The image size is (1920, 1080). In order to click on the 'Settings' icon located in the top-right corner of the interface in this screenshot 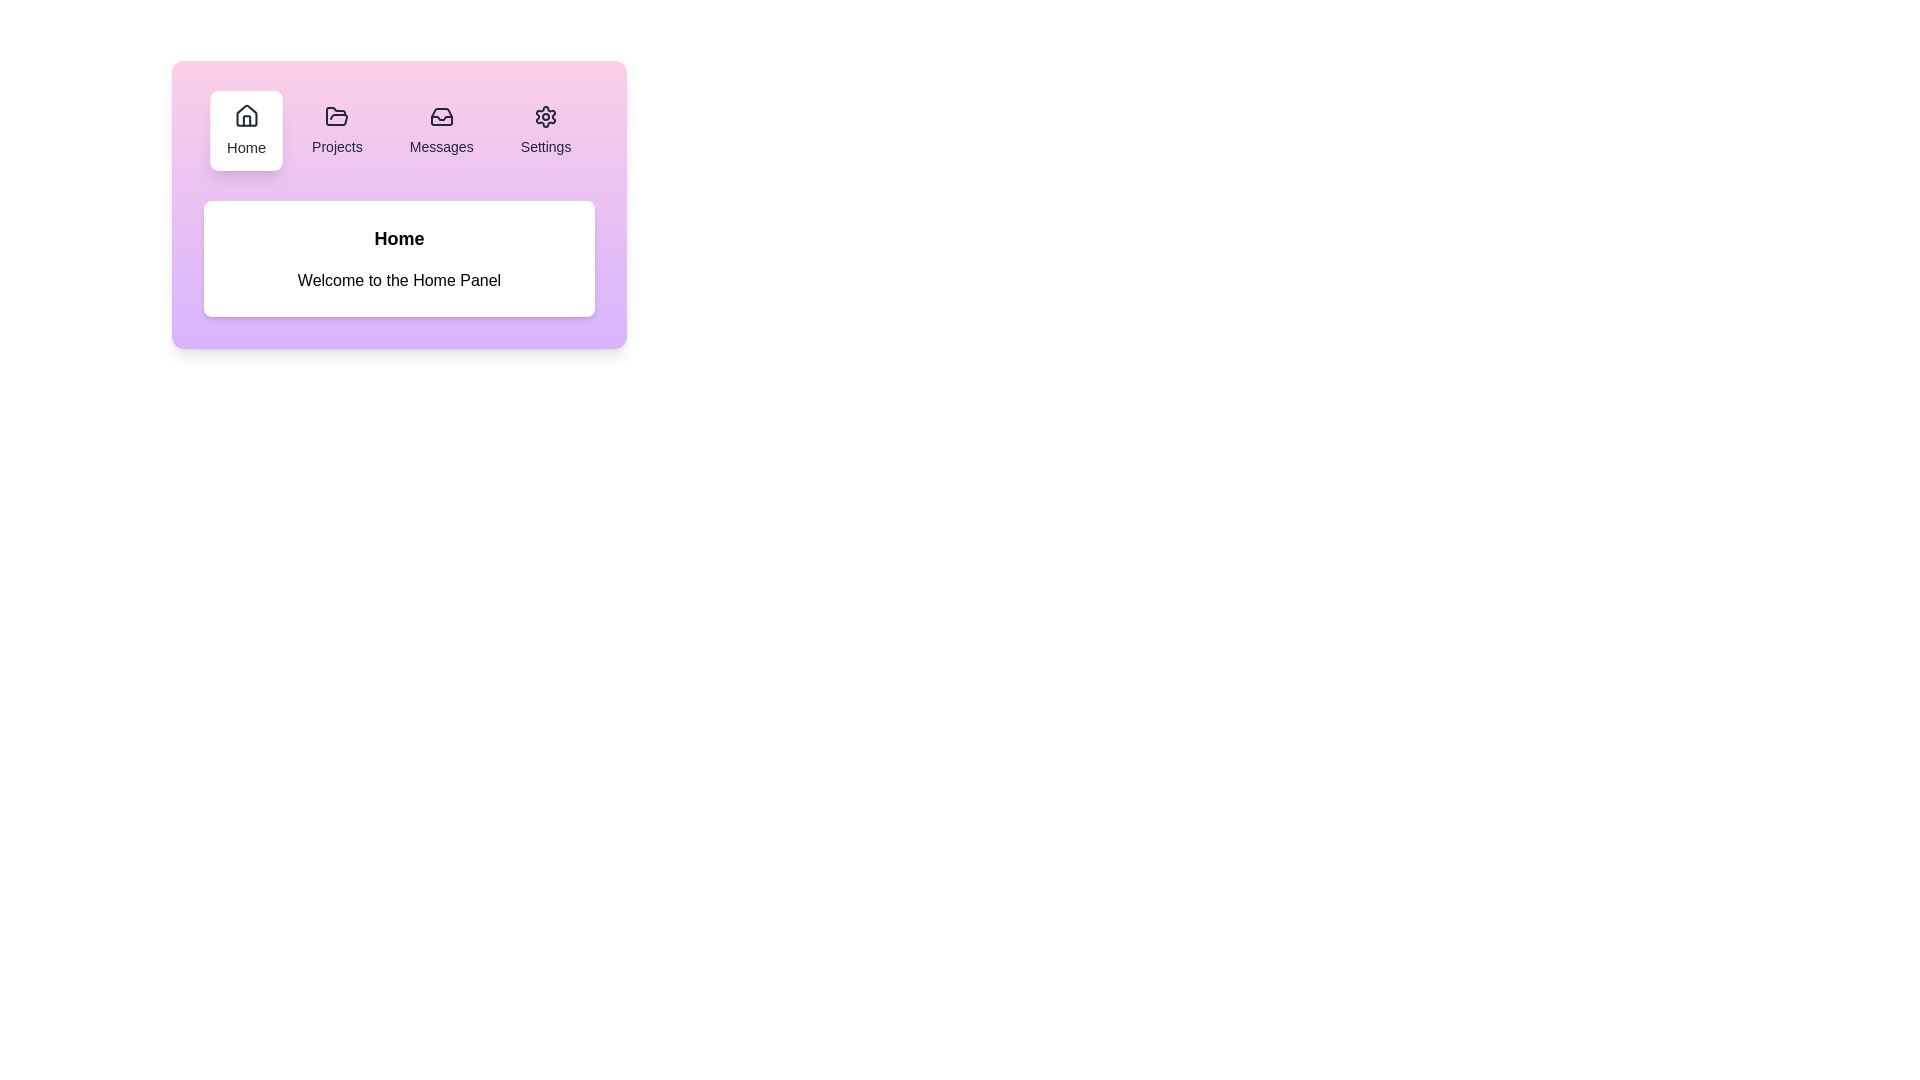, I will do `click(546, 116)`.